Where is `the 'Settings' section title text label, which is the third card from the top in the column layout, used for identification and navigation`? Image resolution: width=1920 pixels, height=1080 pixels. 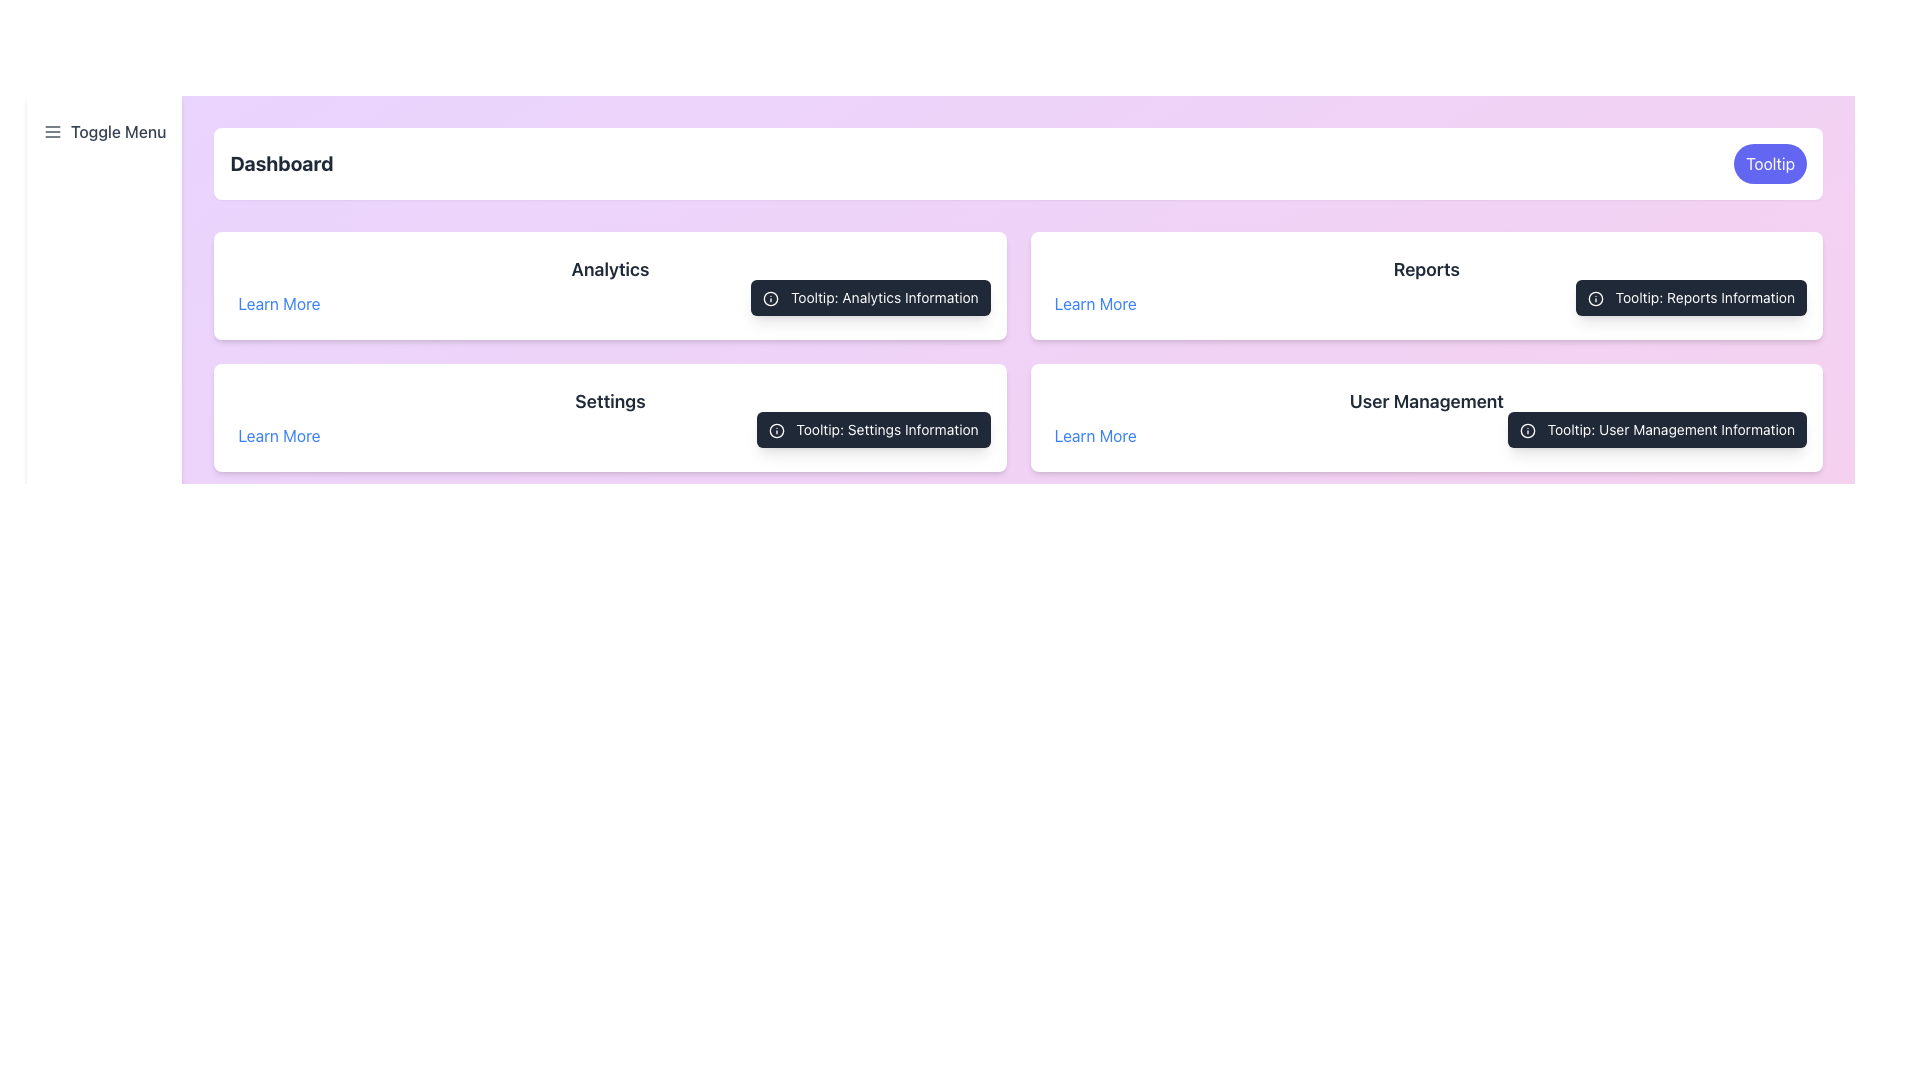 the 'Settings' section title text label, which is the third card from the top in the column layout, used for identification and navigation is located at coordinates (609, 401).